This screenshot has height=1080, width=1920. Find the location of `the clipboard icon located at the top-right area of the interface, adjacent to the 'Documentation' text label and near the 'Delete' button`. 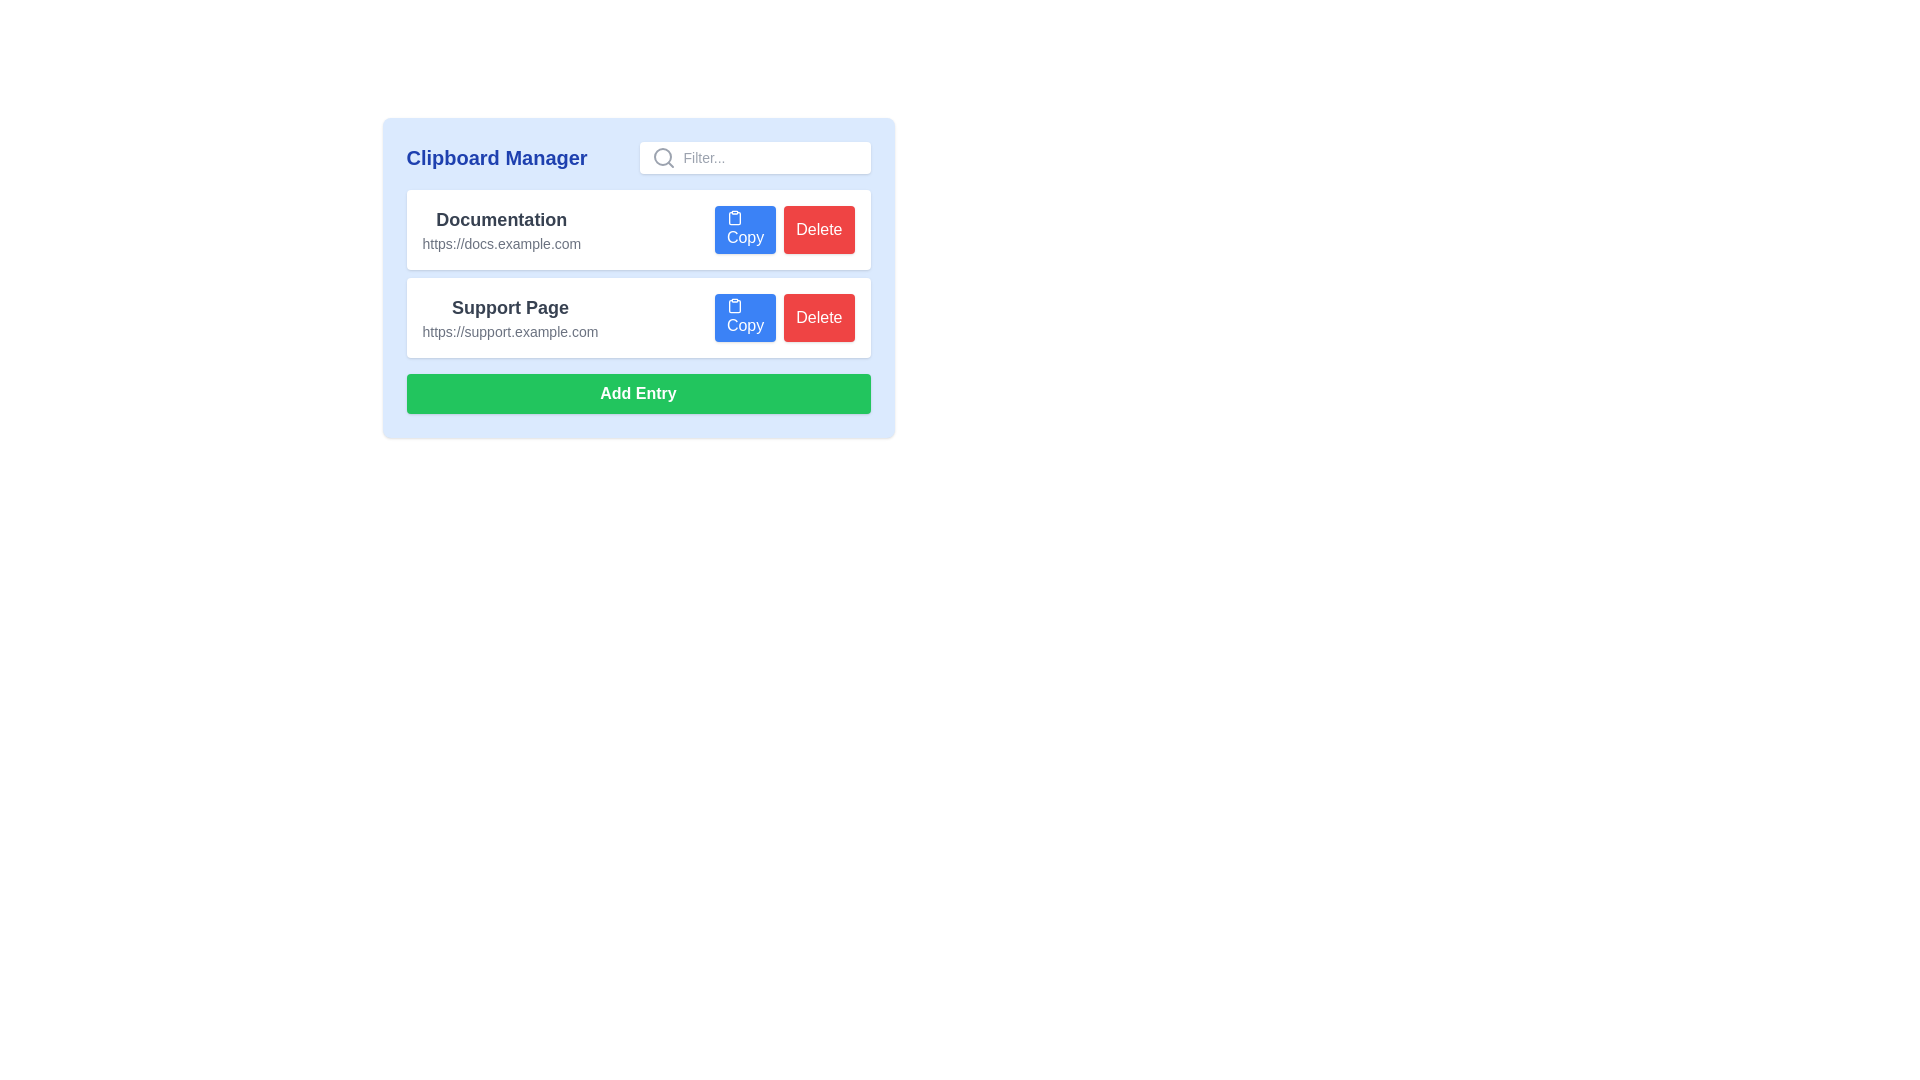

the clipboard icon located at the top-right area of the interface, adjacent to the 'Documentation' text label and near the 'Delete' button is located at coordinates (733, 218).